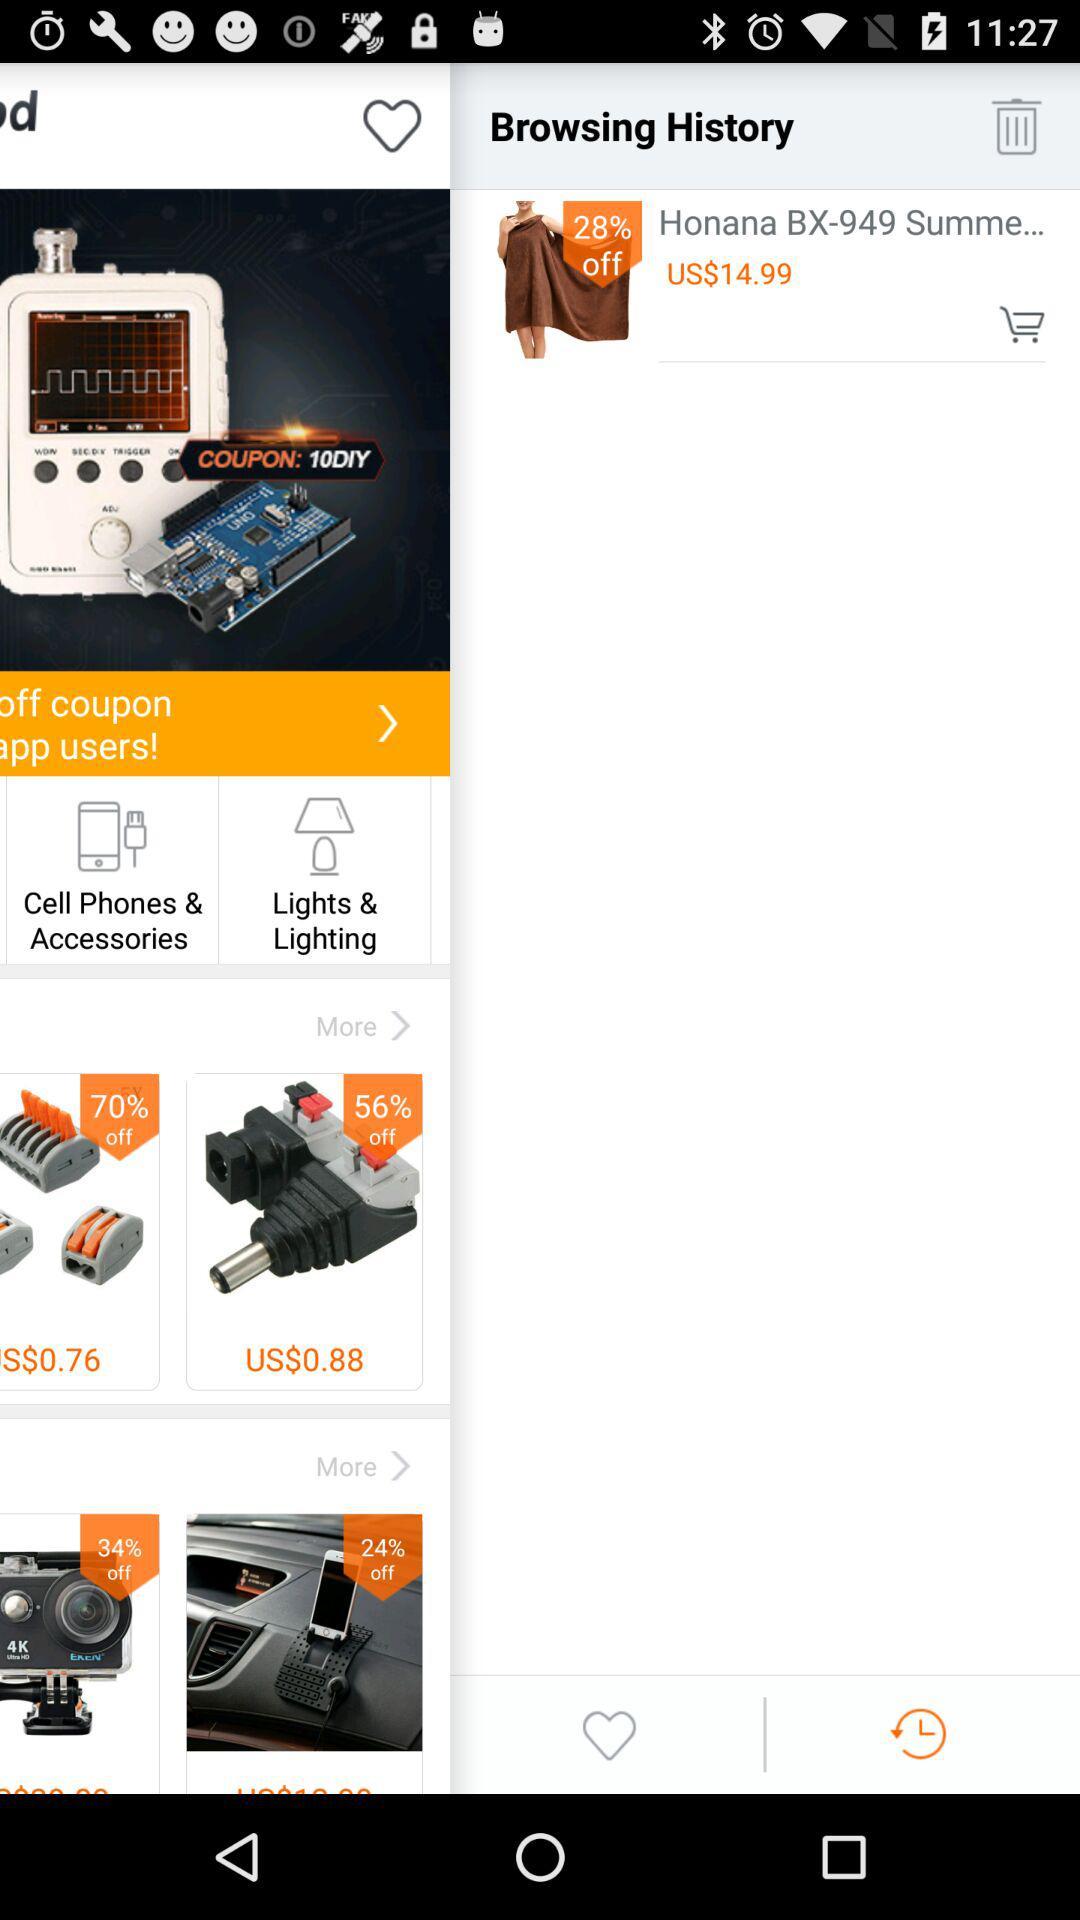 The height and width of the screenshot is (1920, 1080). Describe the element at coordinates (18, 133) in the screenshot. I see `the label icon` at that location.